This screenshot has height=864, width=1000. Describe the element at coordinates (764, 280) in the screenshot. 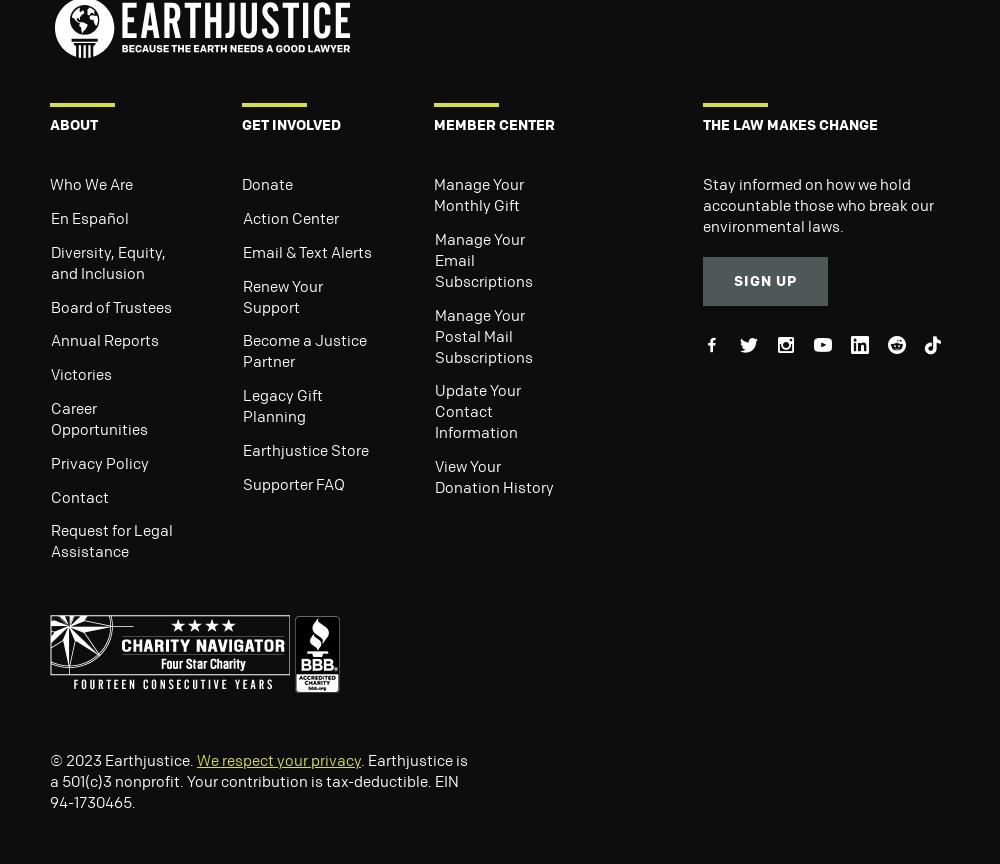

I see `'Sign Up'` at that location.